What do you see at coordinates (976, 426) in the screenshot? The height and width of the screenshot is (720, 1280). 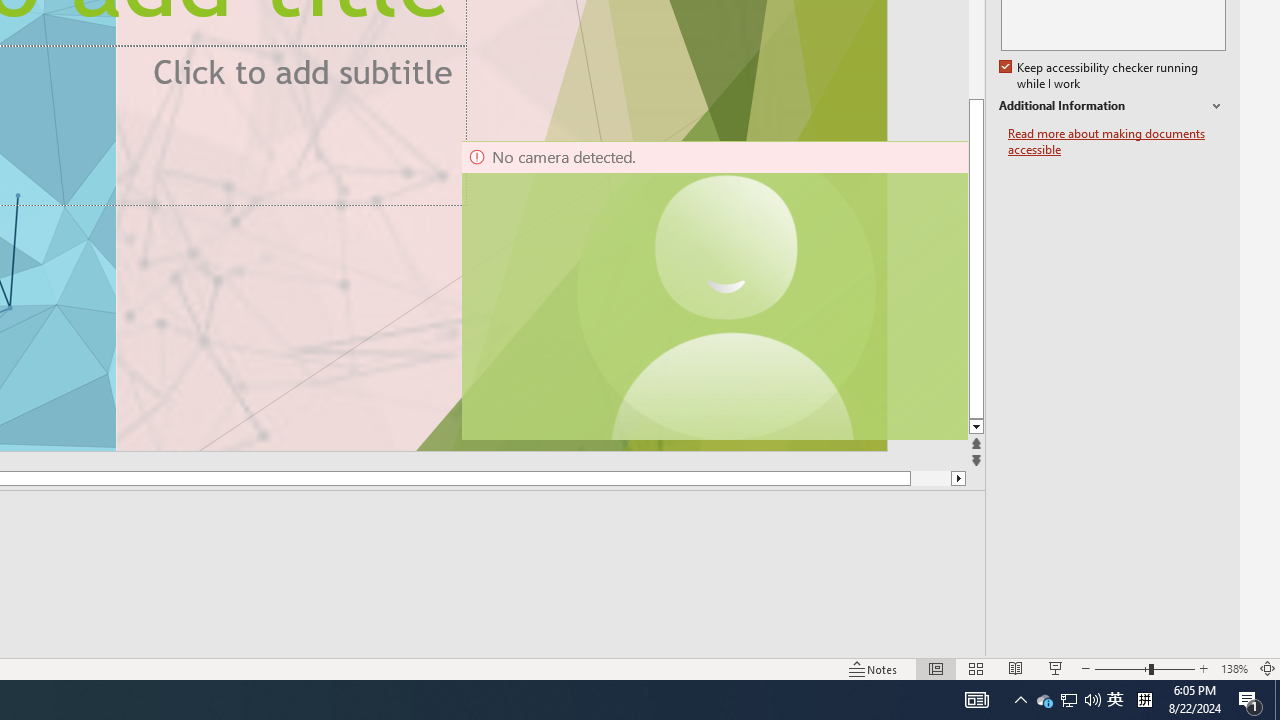 I see `'Line down'` at bounding box center [976, 426].